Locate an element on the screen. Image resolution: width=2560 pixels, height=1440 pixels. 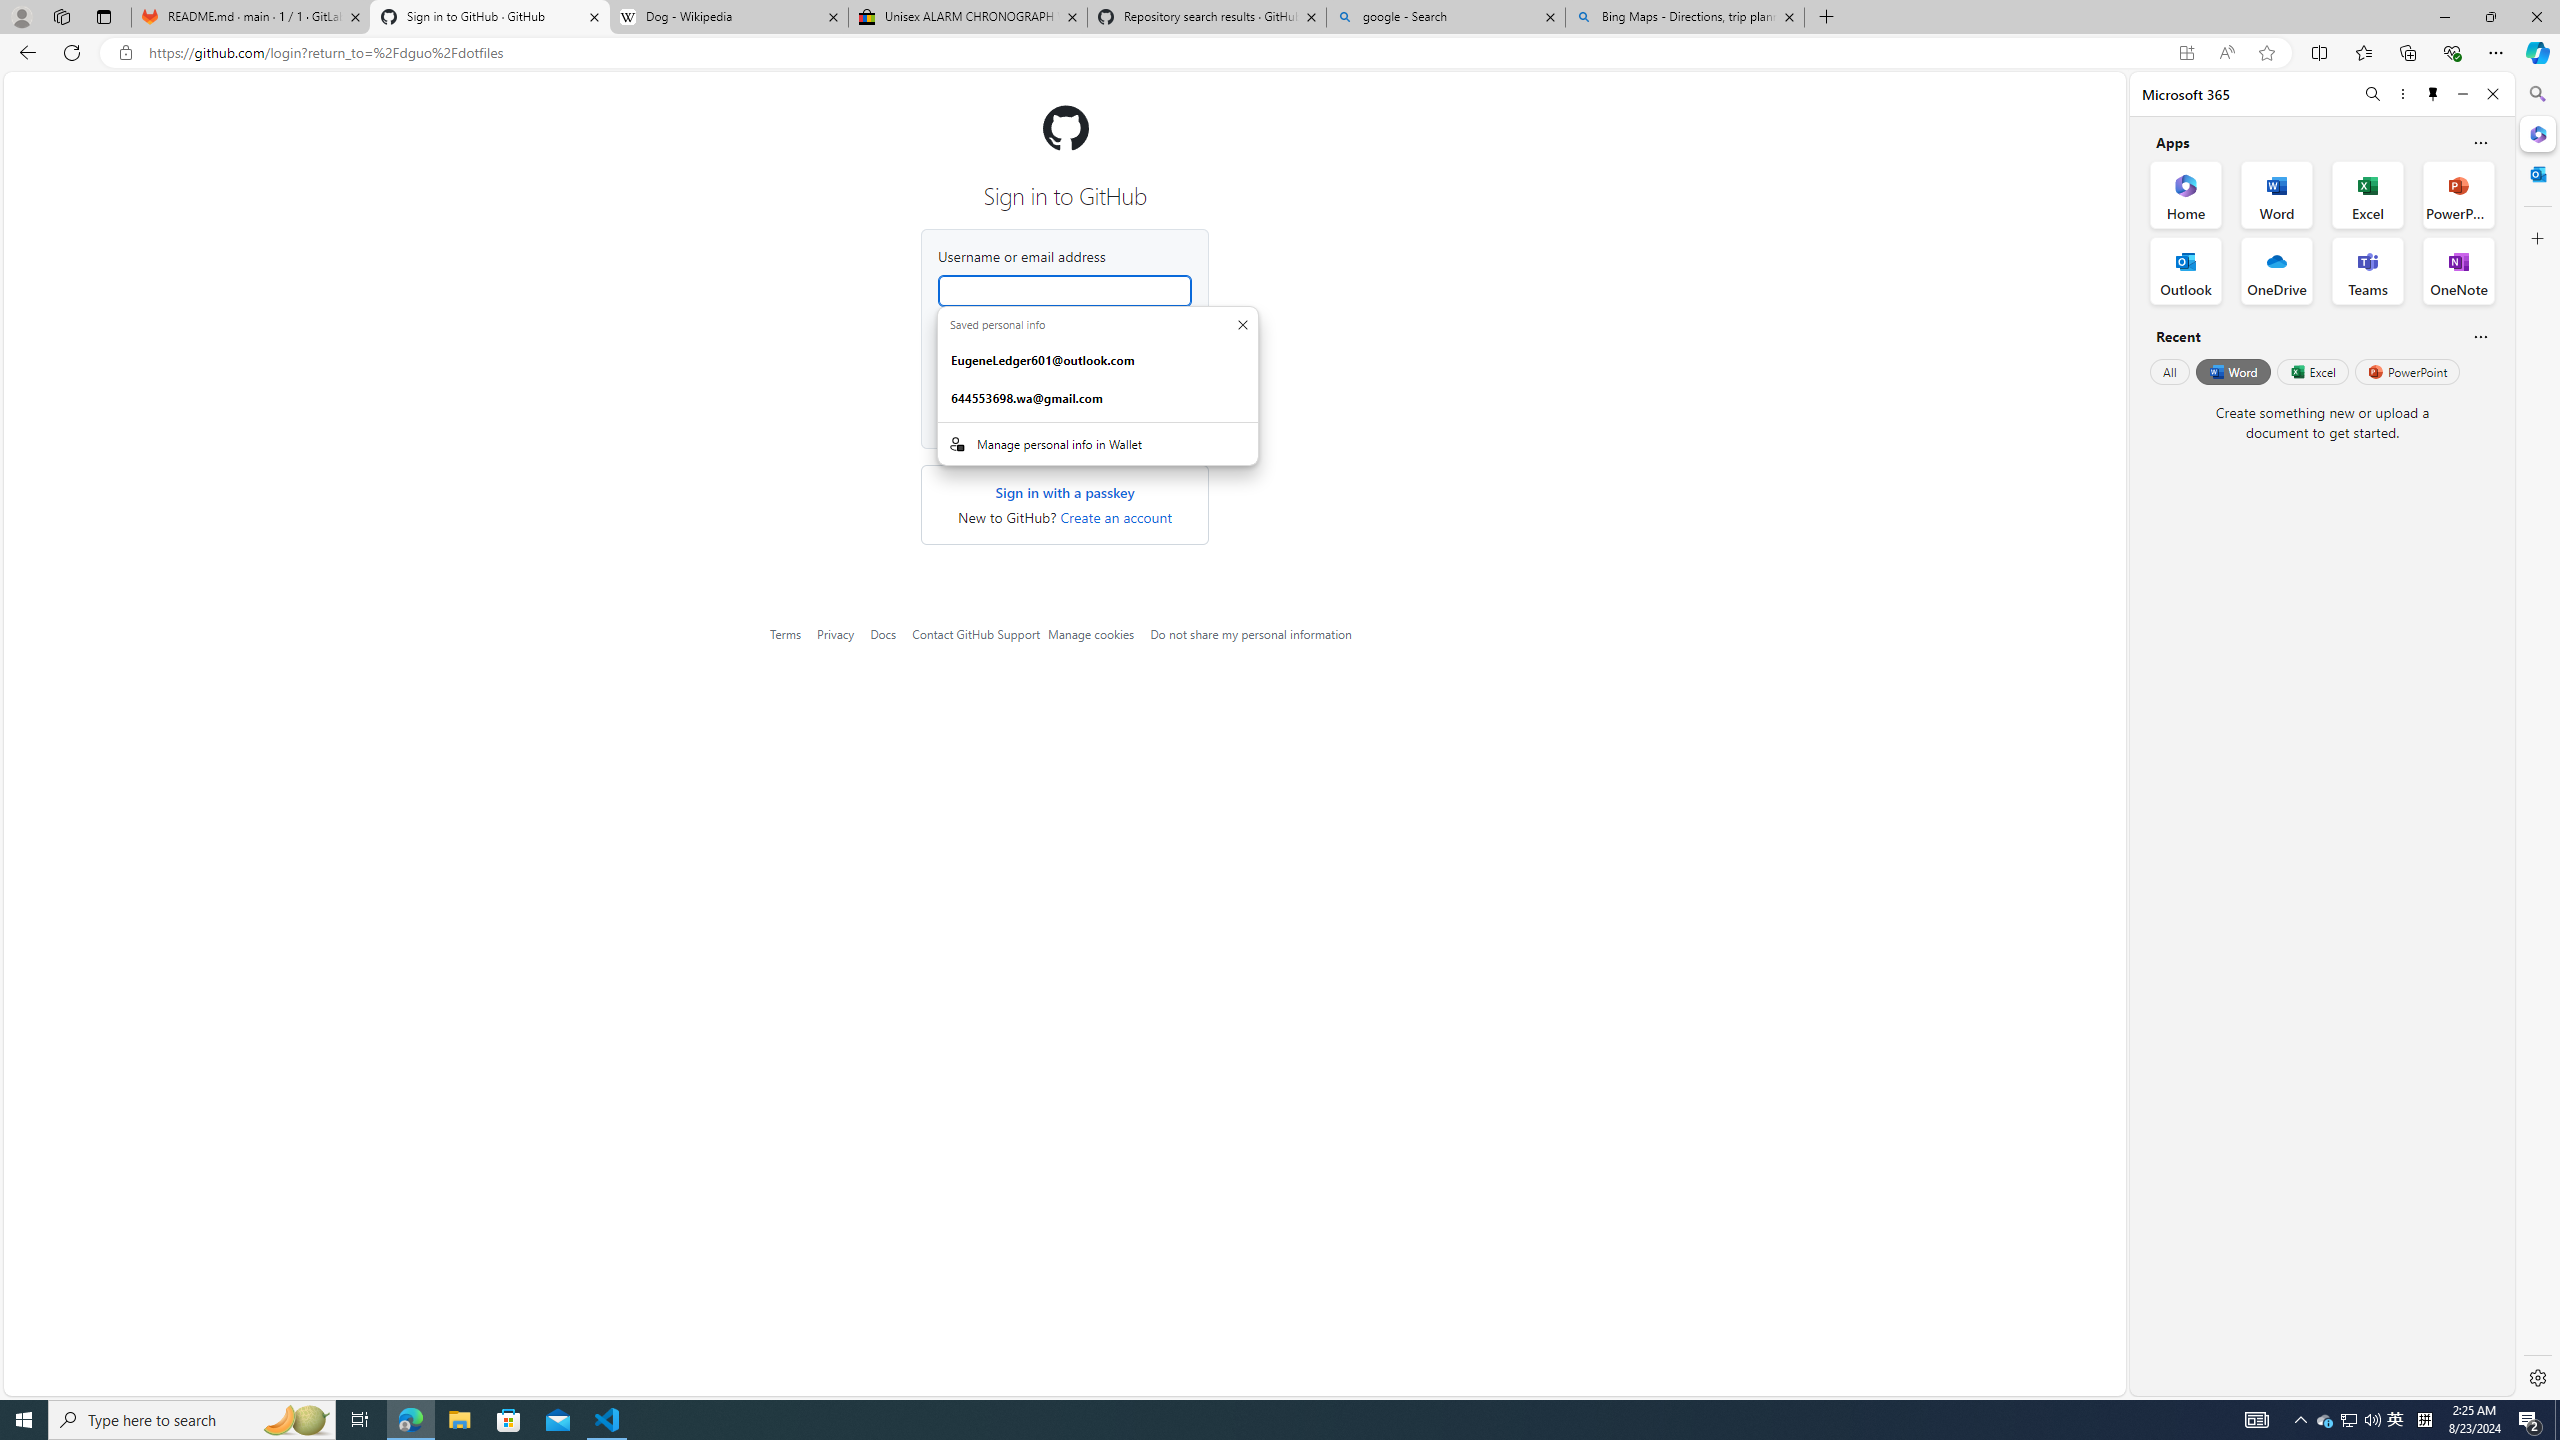
'App available. Install GitHub' is located at coordinates (2185, 53).